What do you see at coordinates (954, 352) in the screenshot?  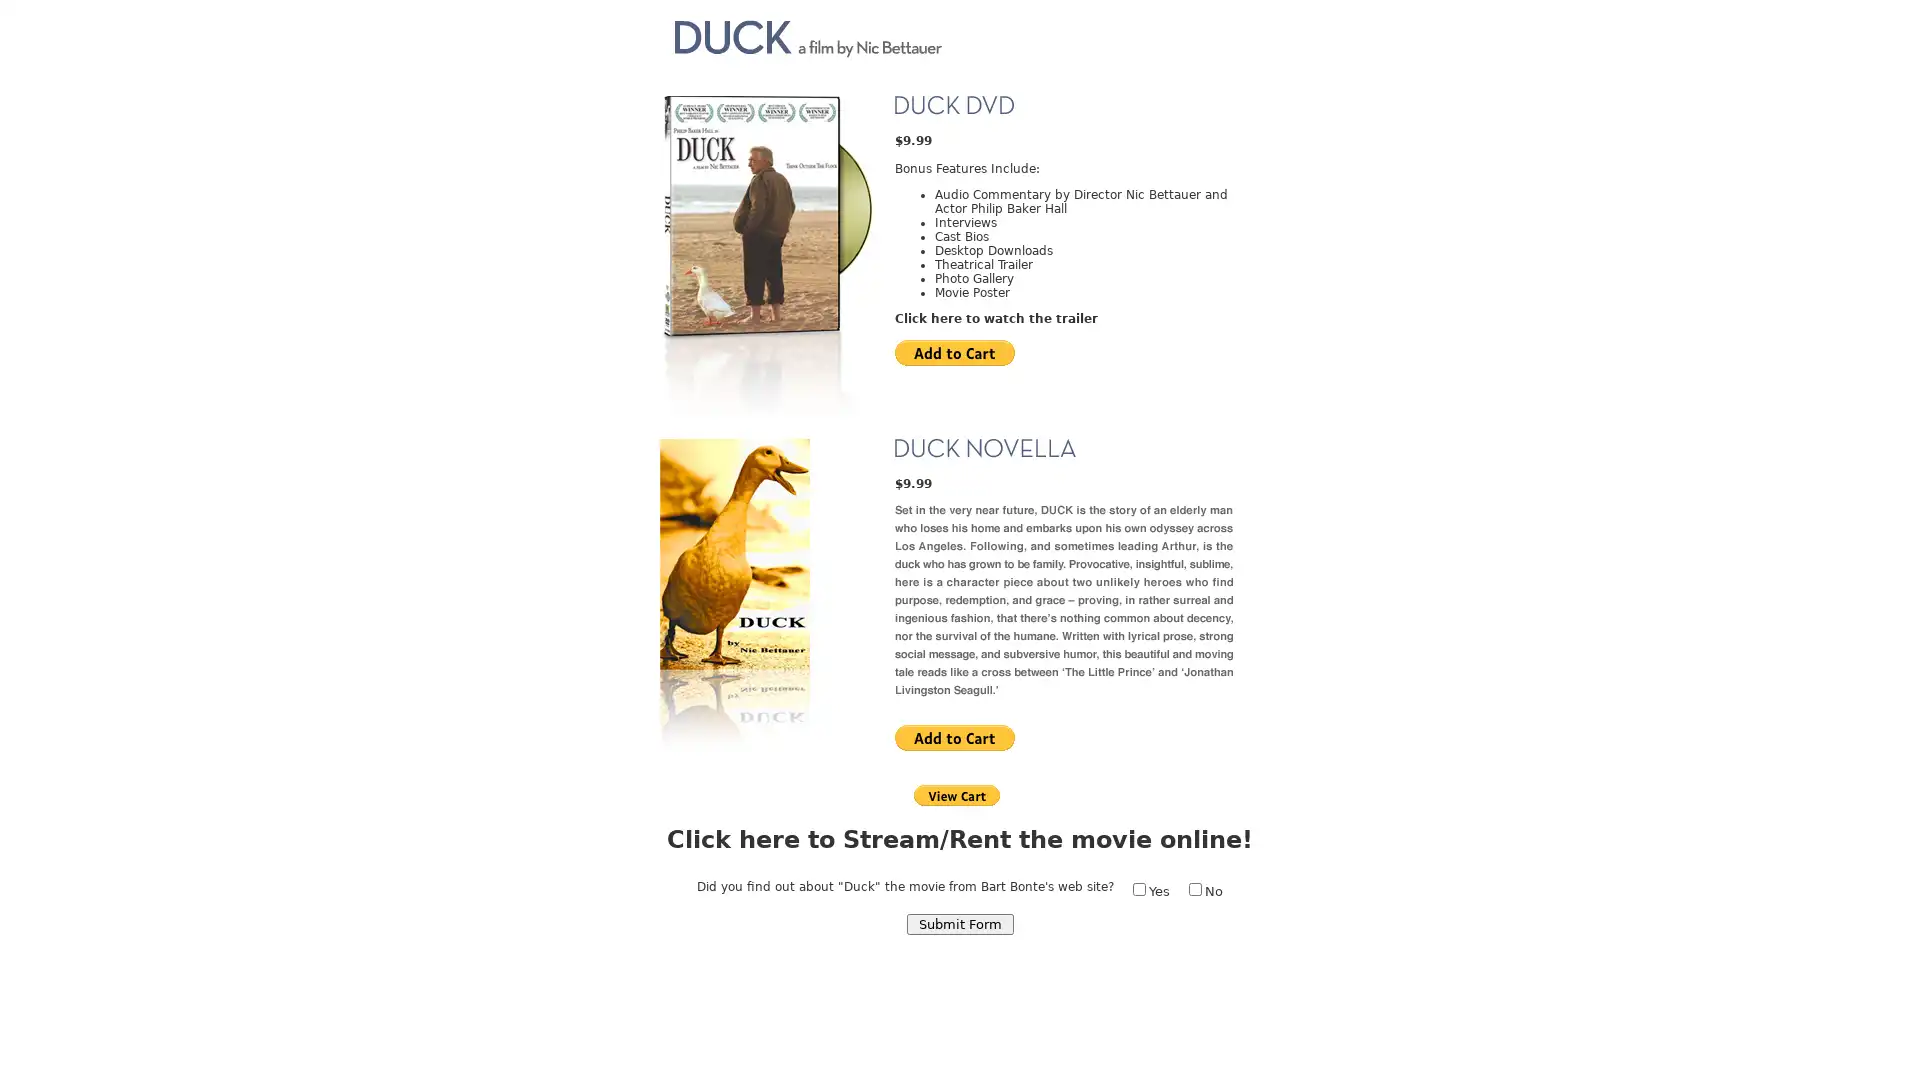 I see `PayPal - The safer, easier way to pay online!` at bounding box center [954, 352].